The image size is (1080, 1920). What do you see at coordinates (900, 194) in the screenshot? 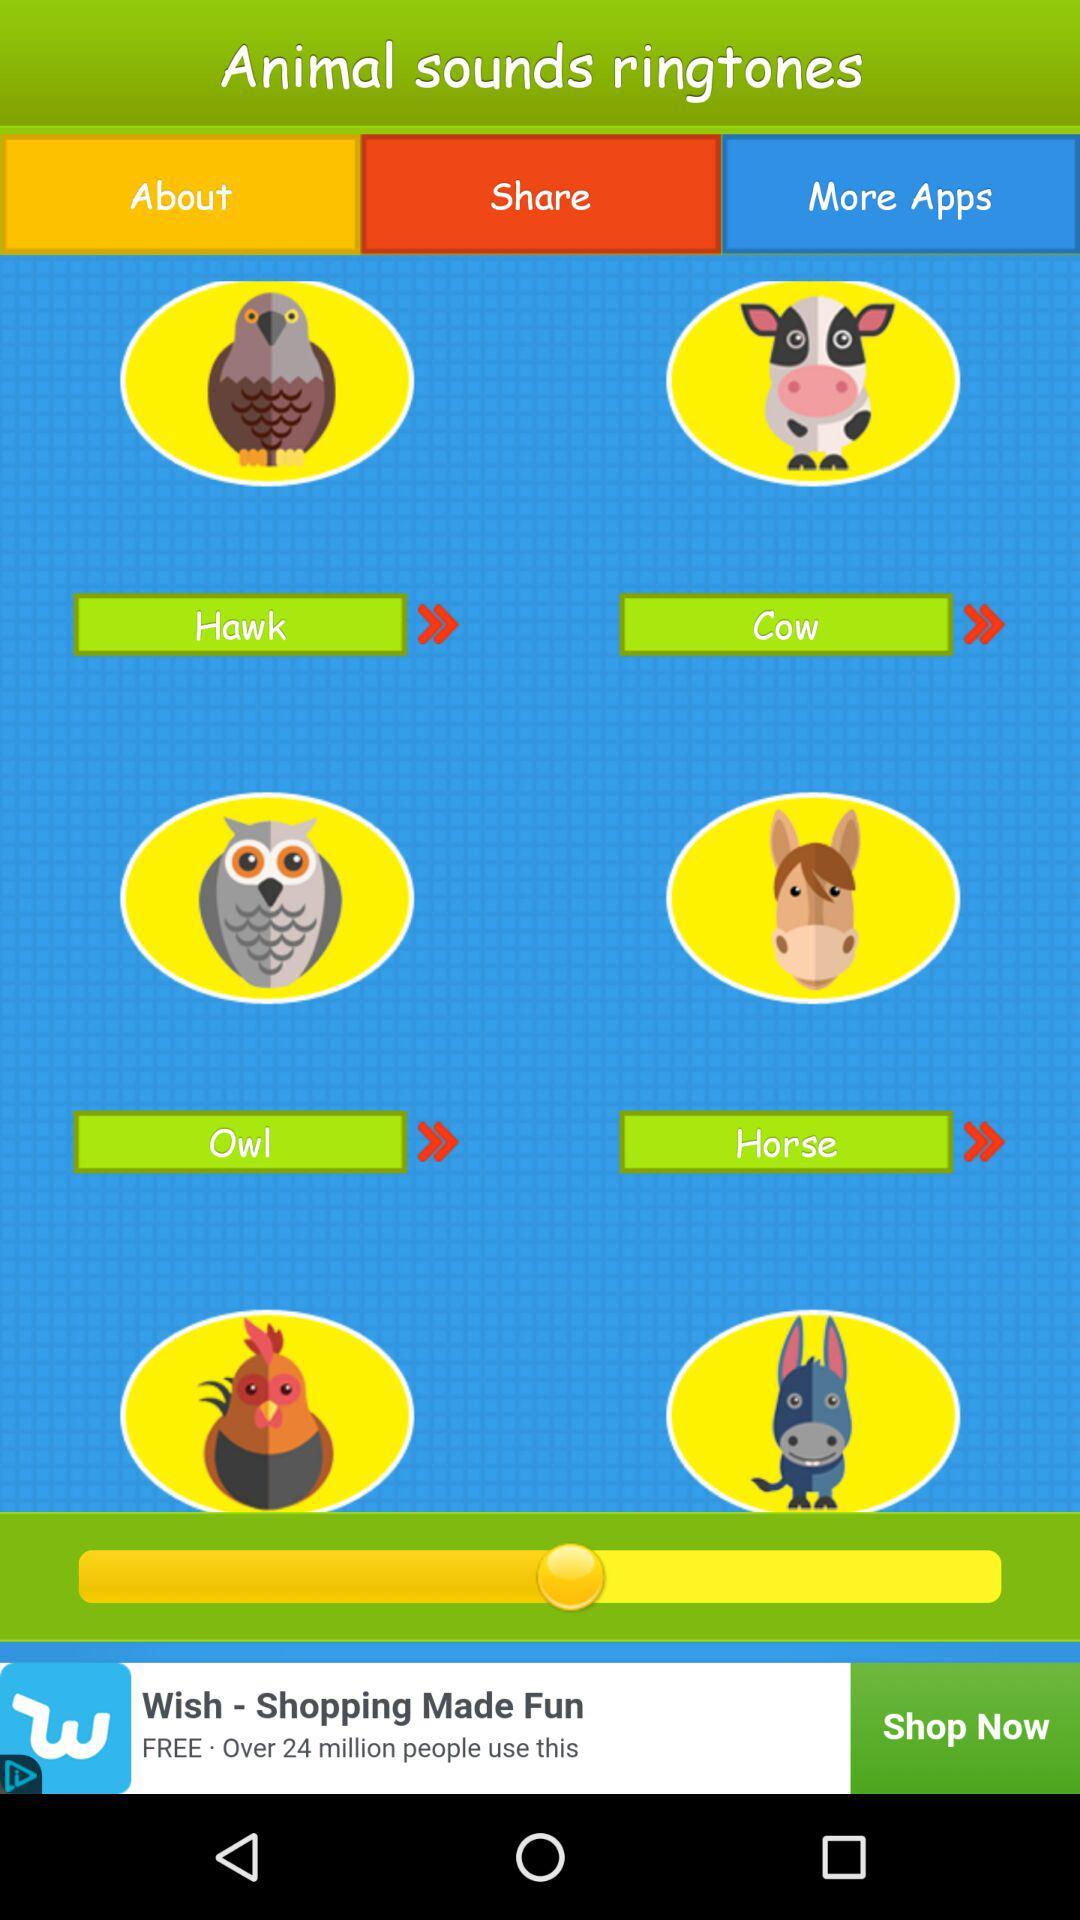
I see `item below the animal sounds ringtones app` at bounding box center [900, 194].